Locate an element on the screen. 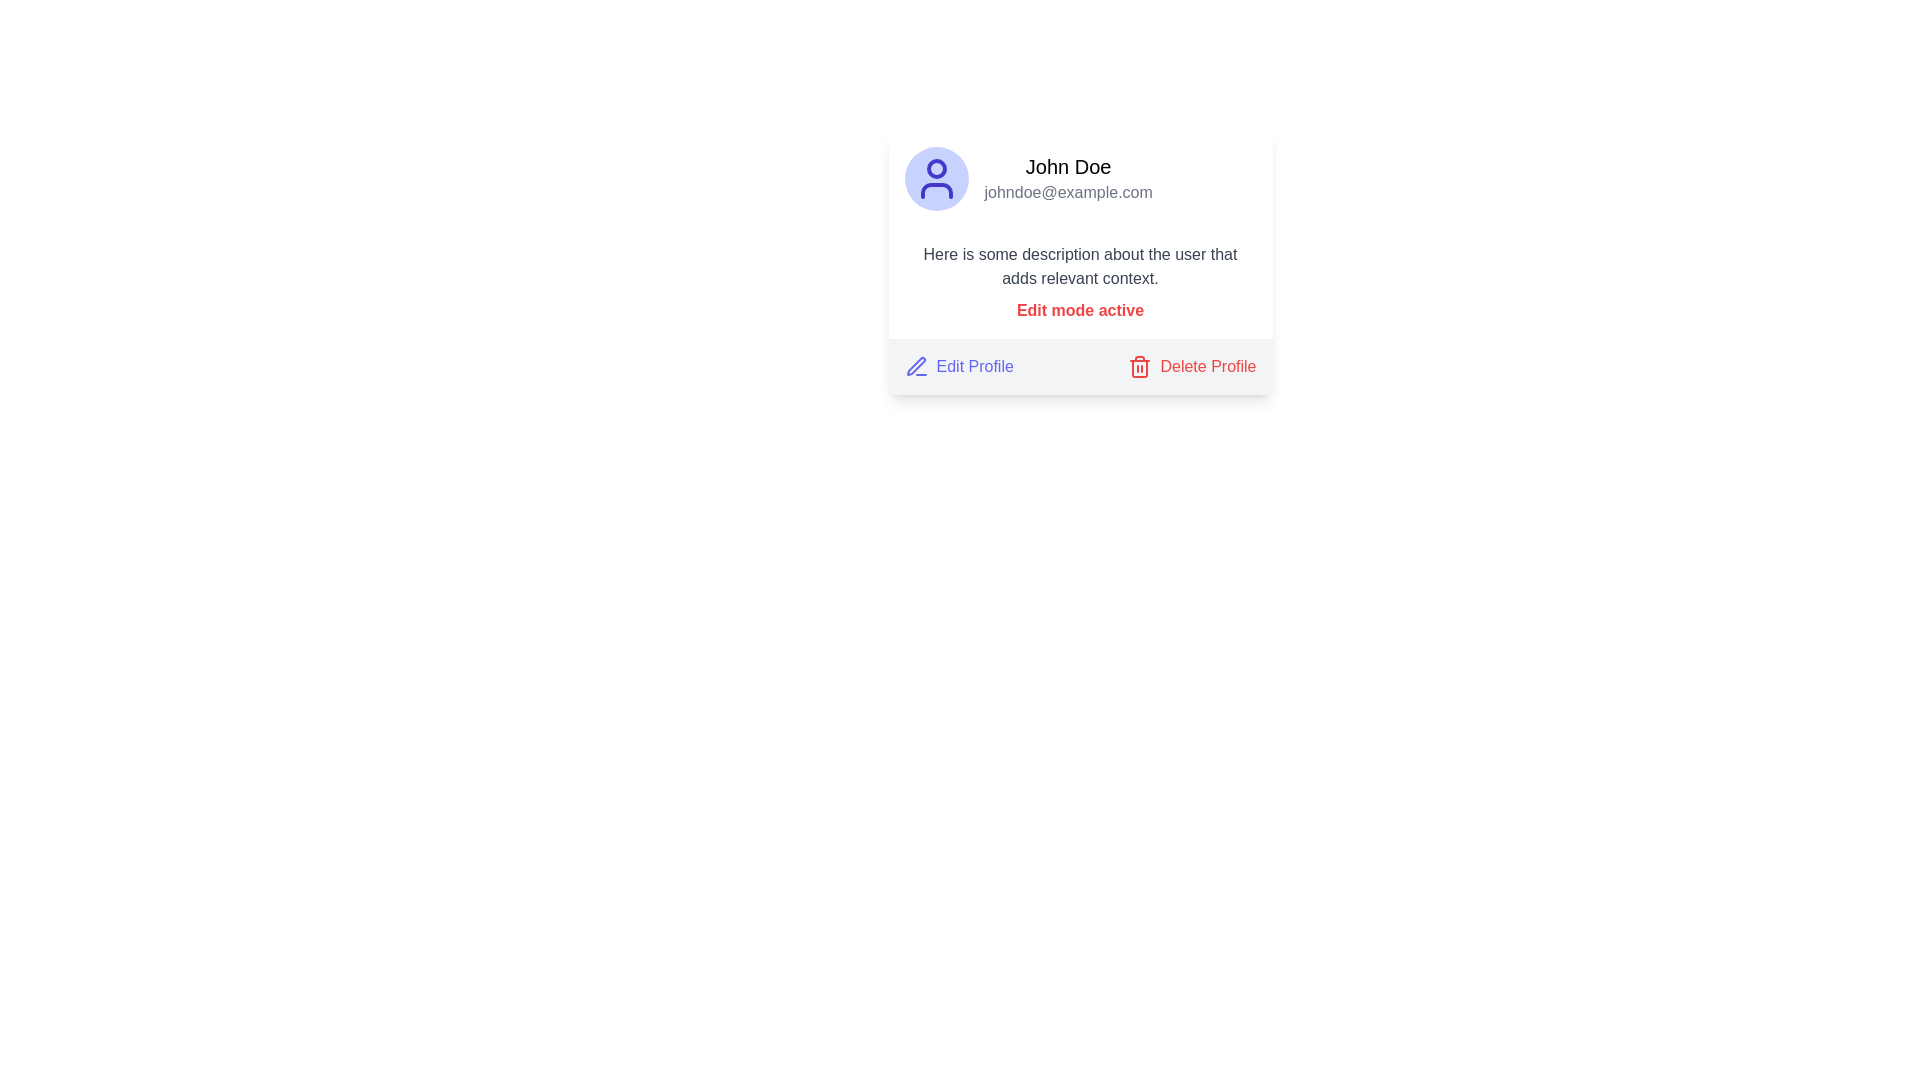  the text block that contains descriptive information about the user, which is located within the profile card structure, just below the user's name and email information is located at coordinates (1079, 265).